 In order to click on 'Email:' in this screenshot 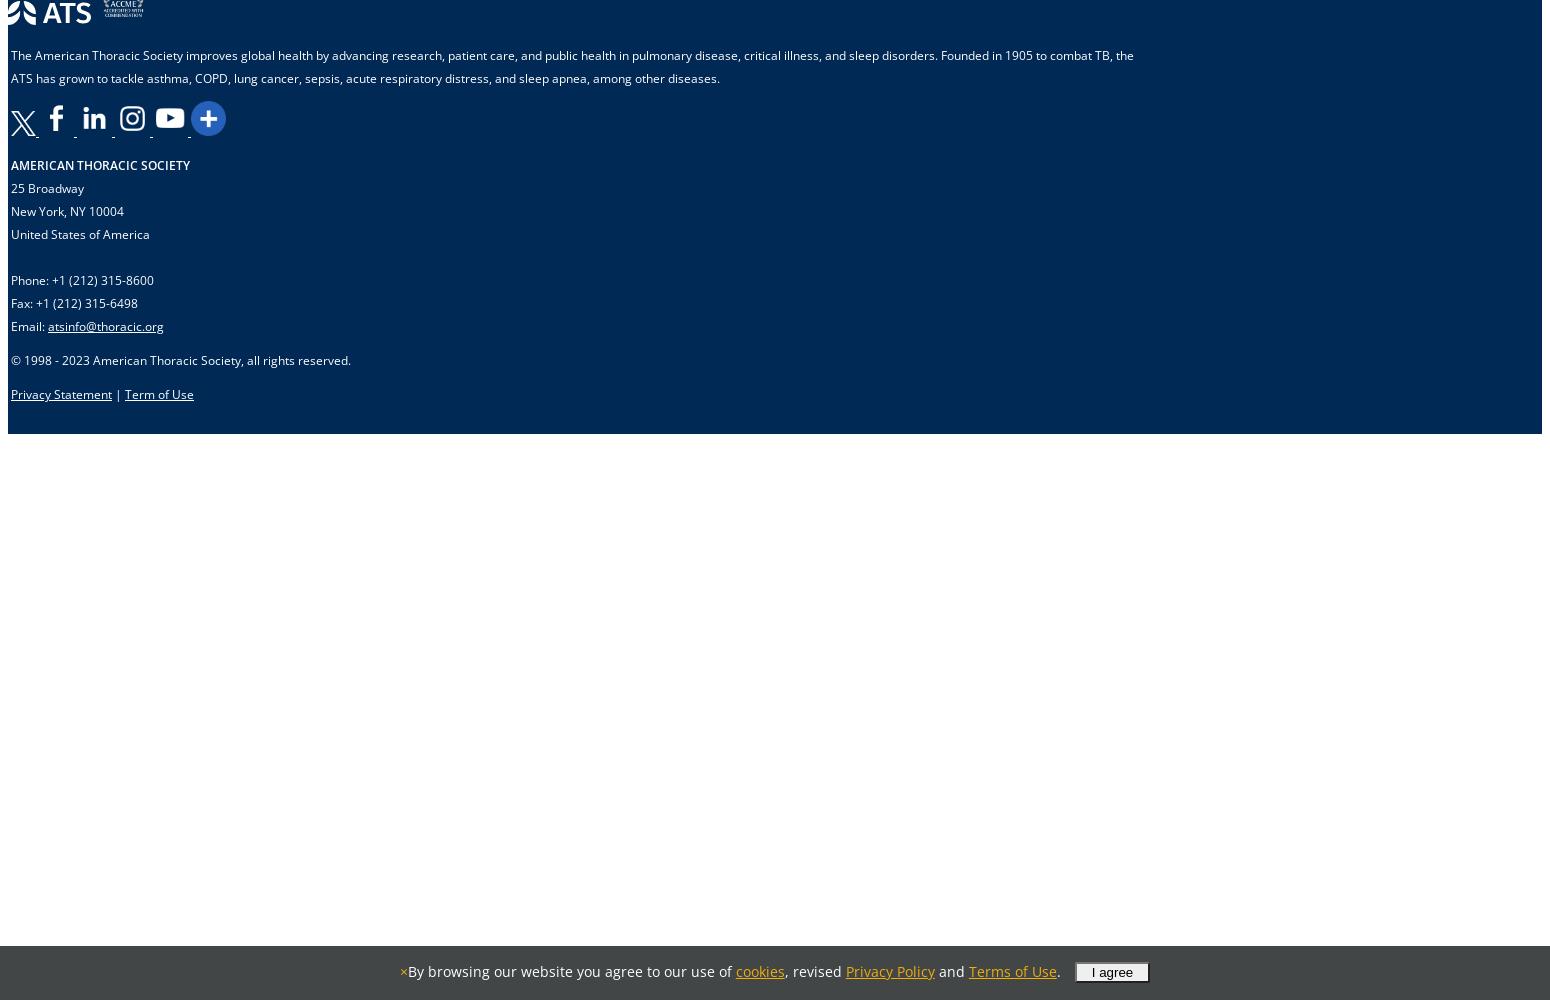, I will do `click(28, 325)`.